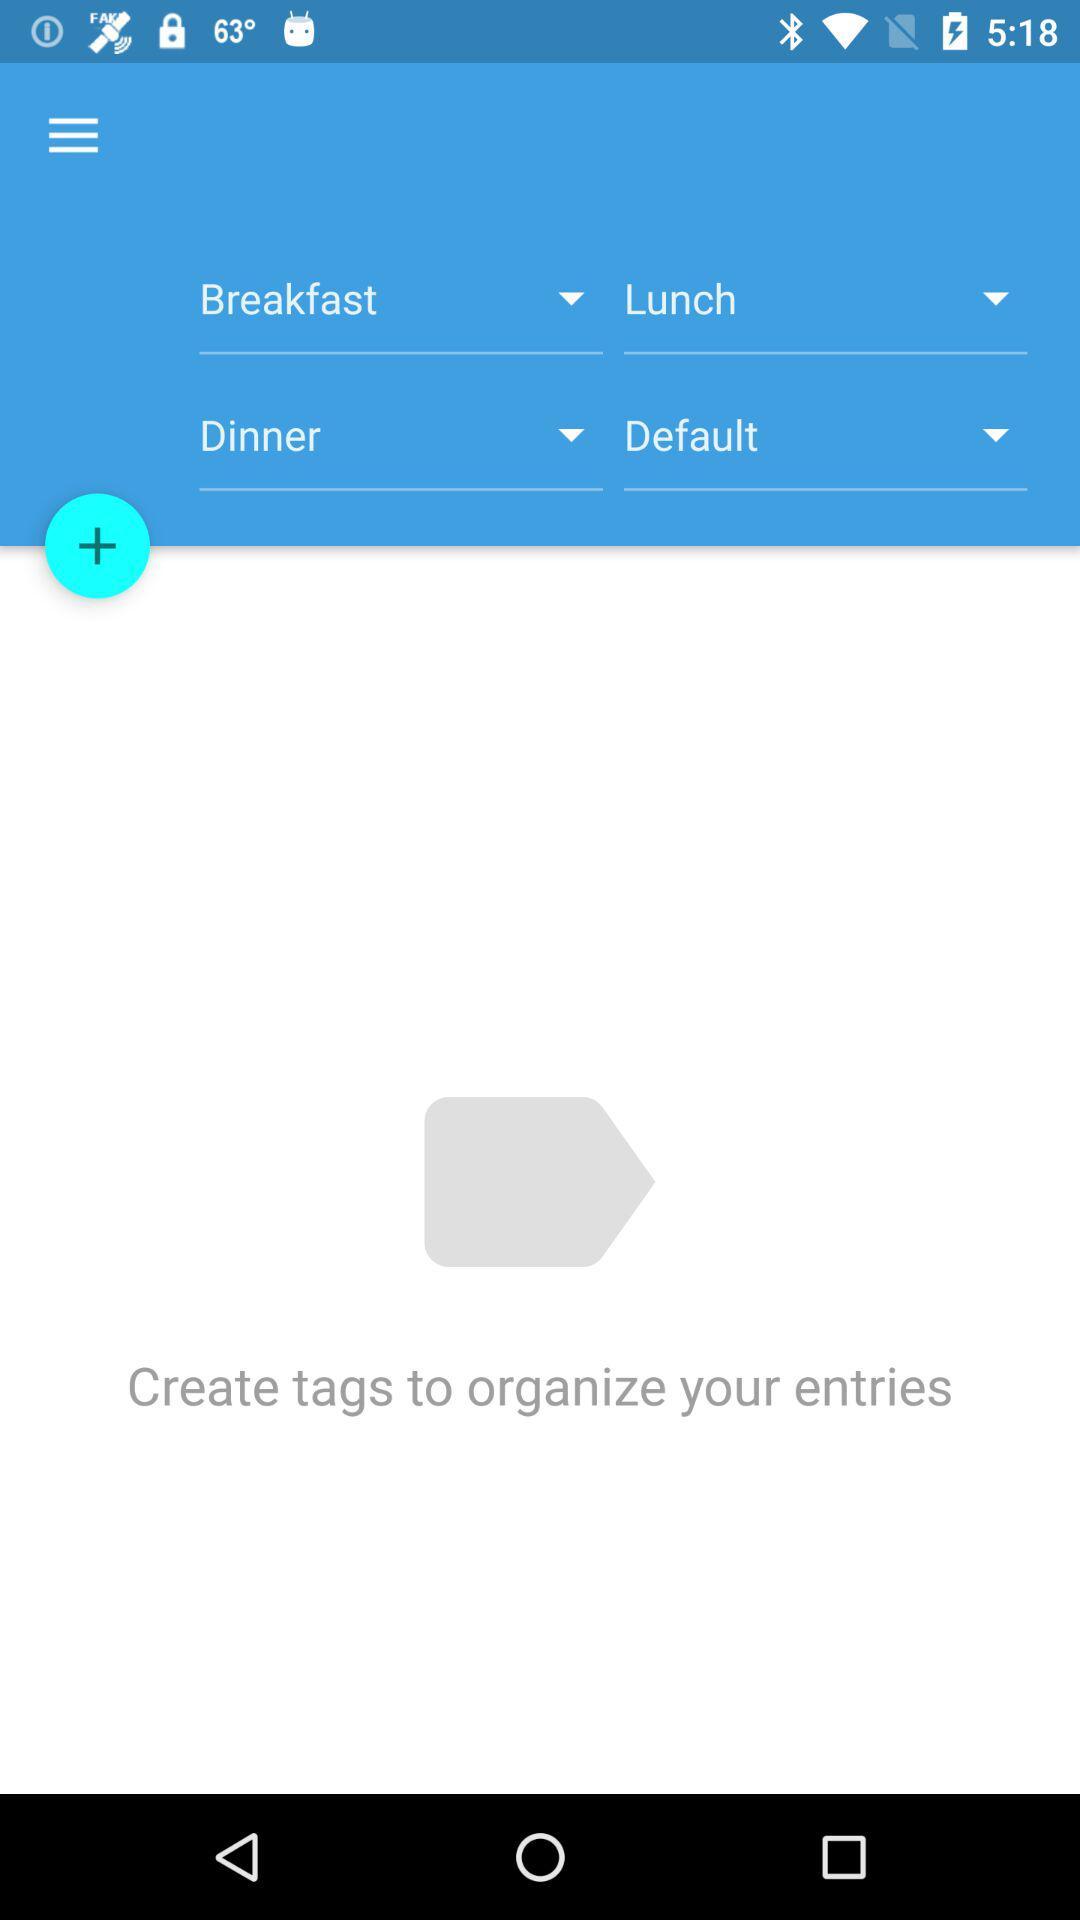 The image size is (1080, 1920). Describe the element at coordinates (825, 308) in the screenshot. I see `lunch item` at that location.